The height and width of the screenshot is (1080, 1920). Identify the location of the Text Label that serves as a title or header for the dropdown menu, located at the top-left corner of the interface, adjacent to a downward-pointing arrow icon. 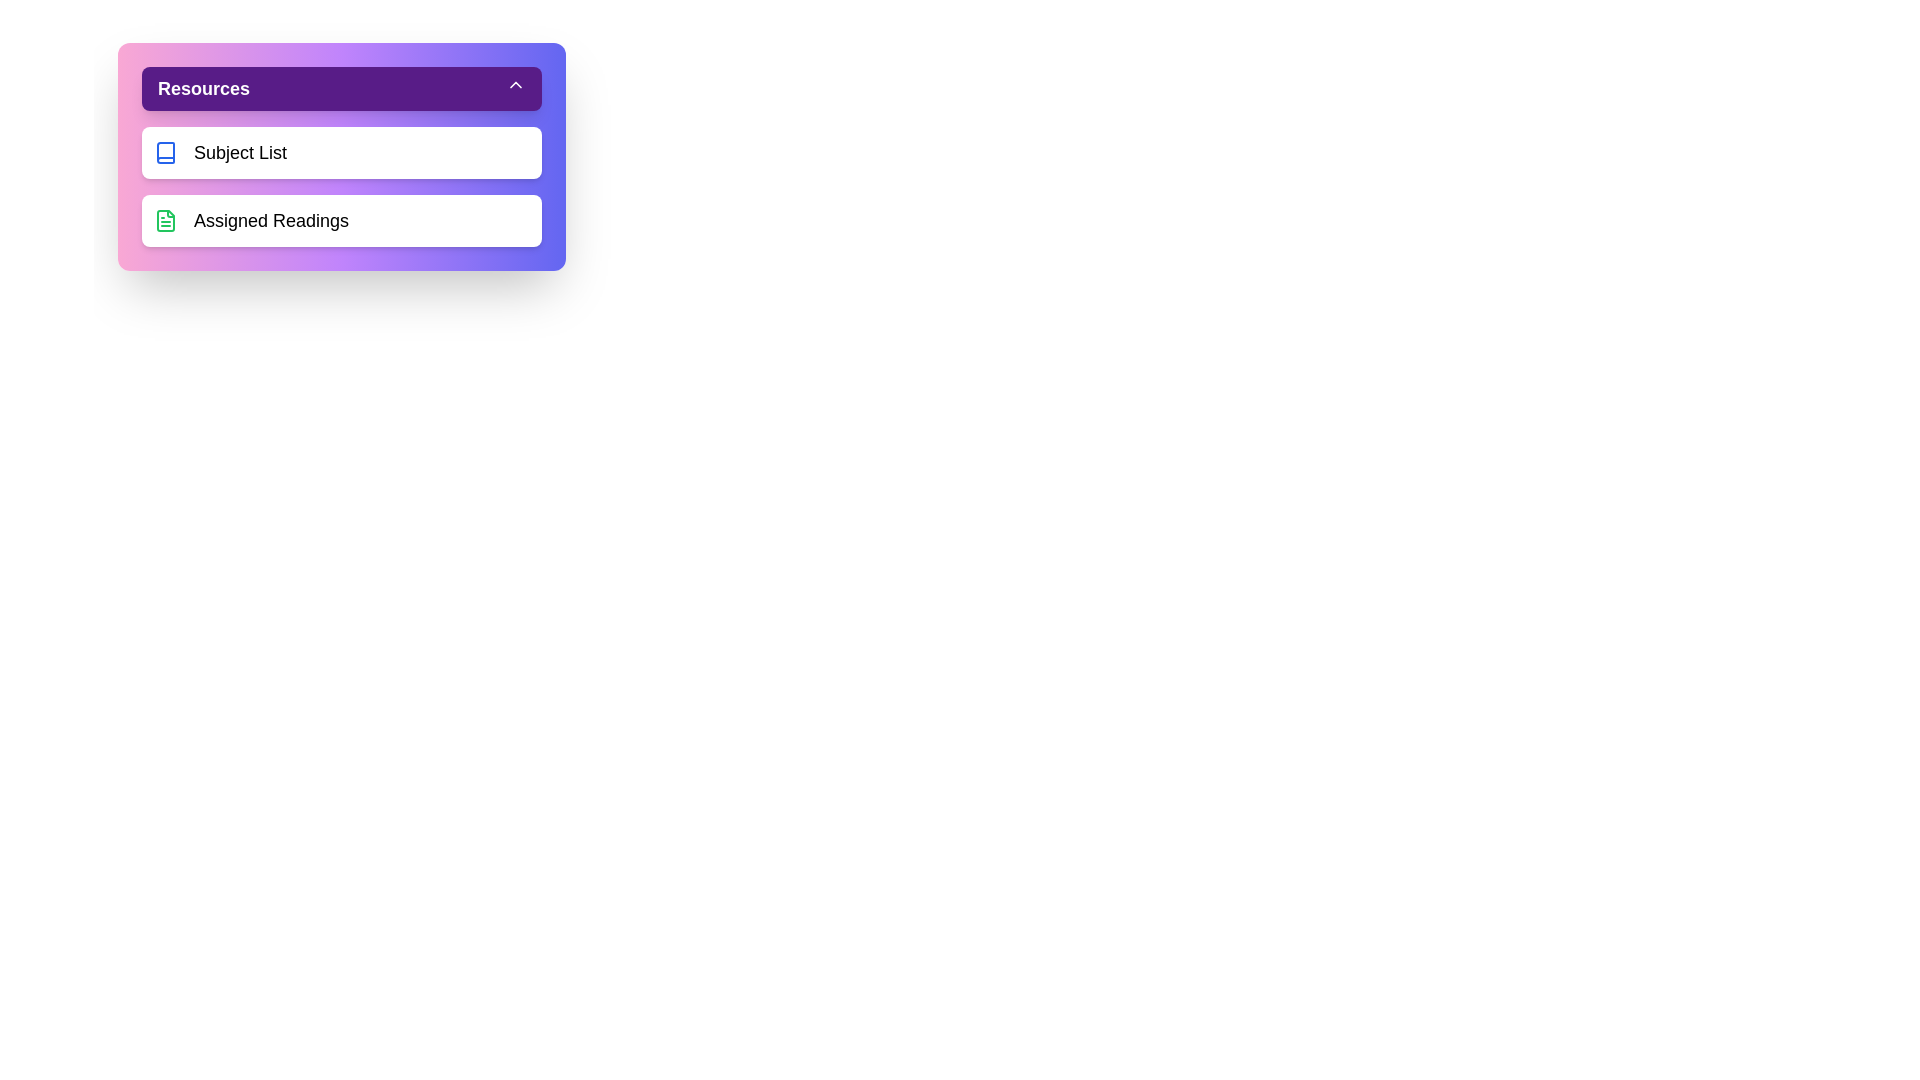
(204, 87).